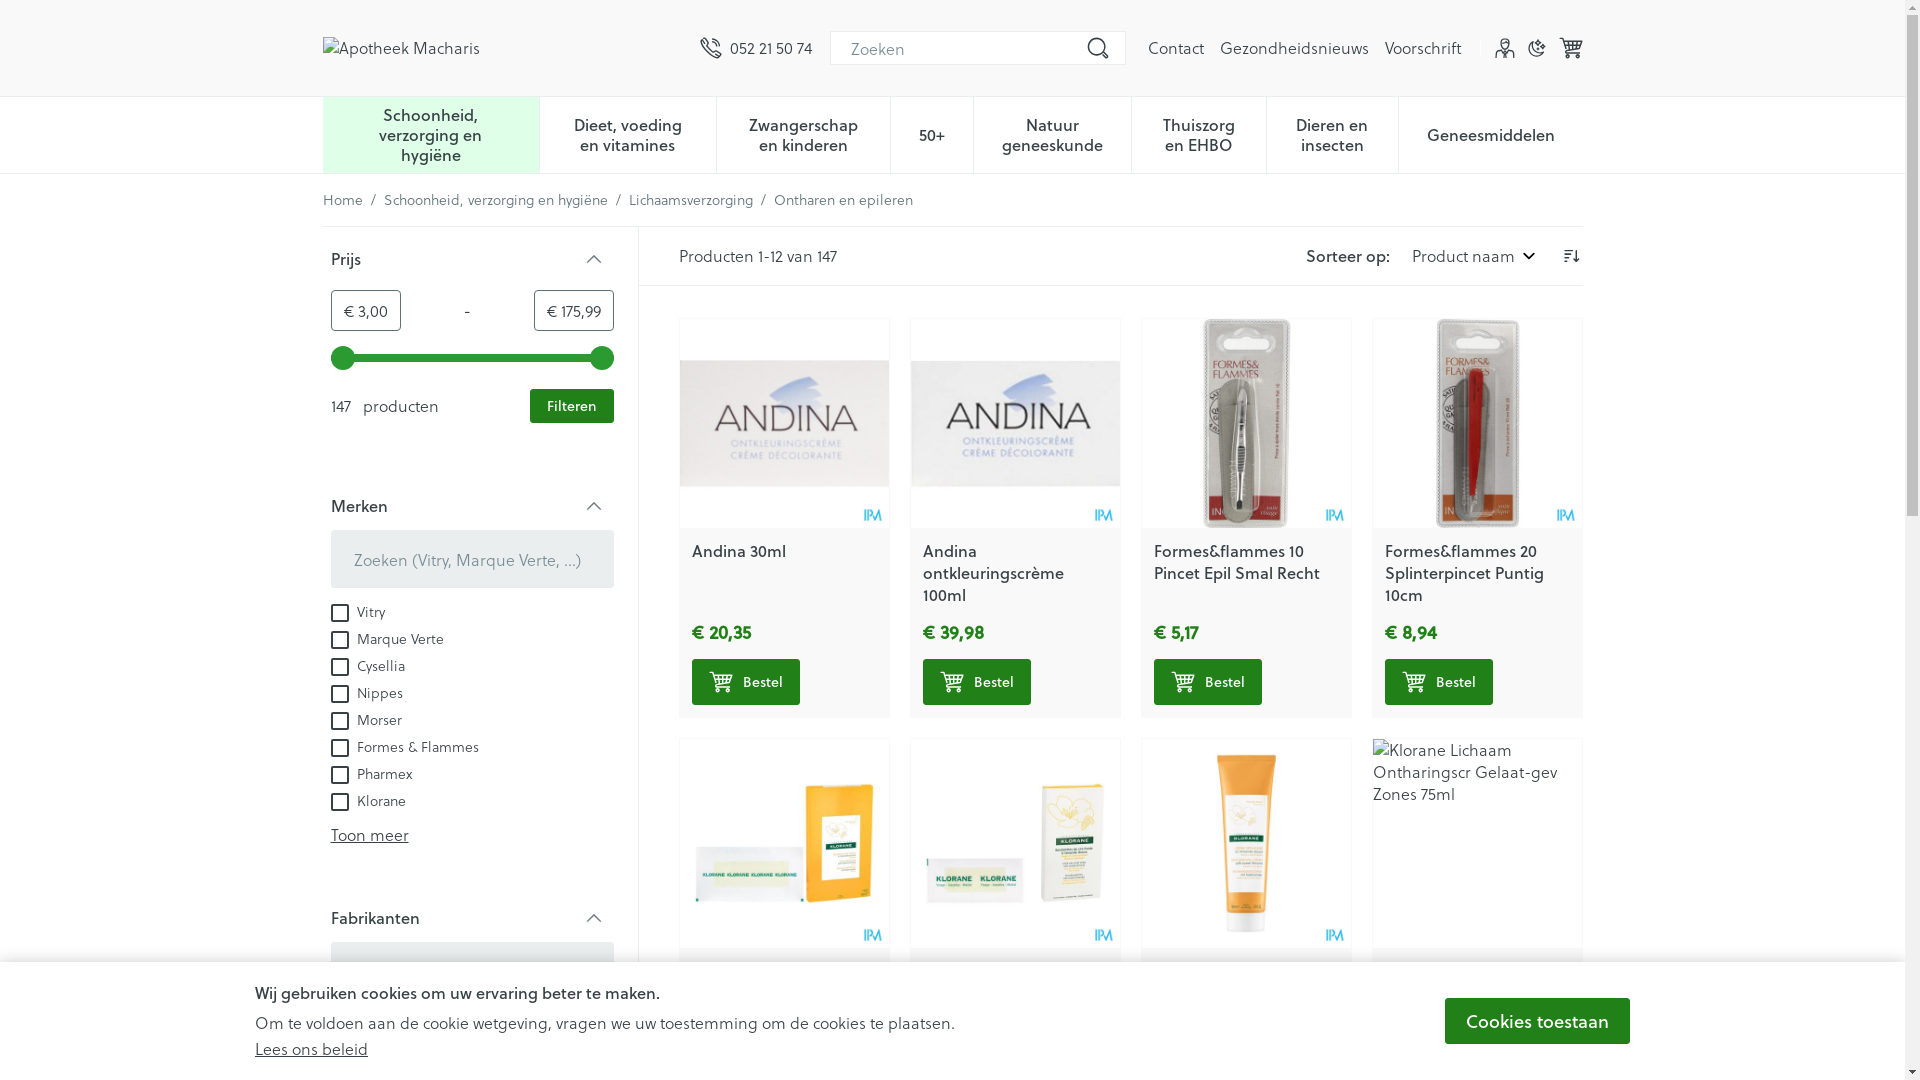 The width and height of the screenshot is (1920, 1080). I want to click on 'on', so click(339, 612).